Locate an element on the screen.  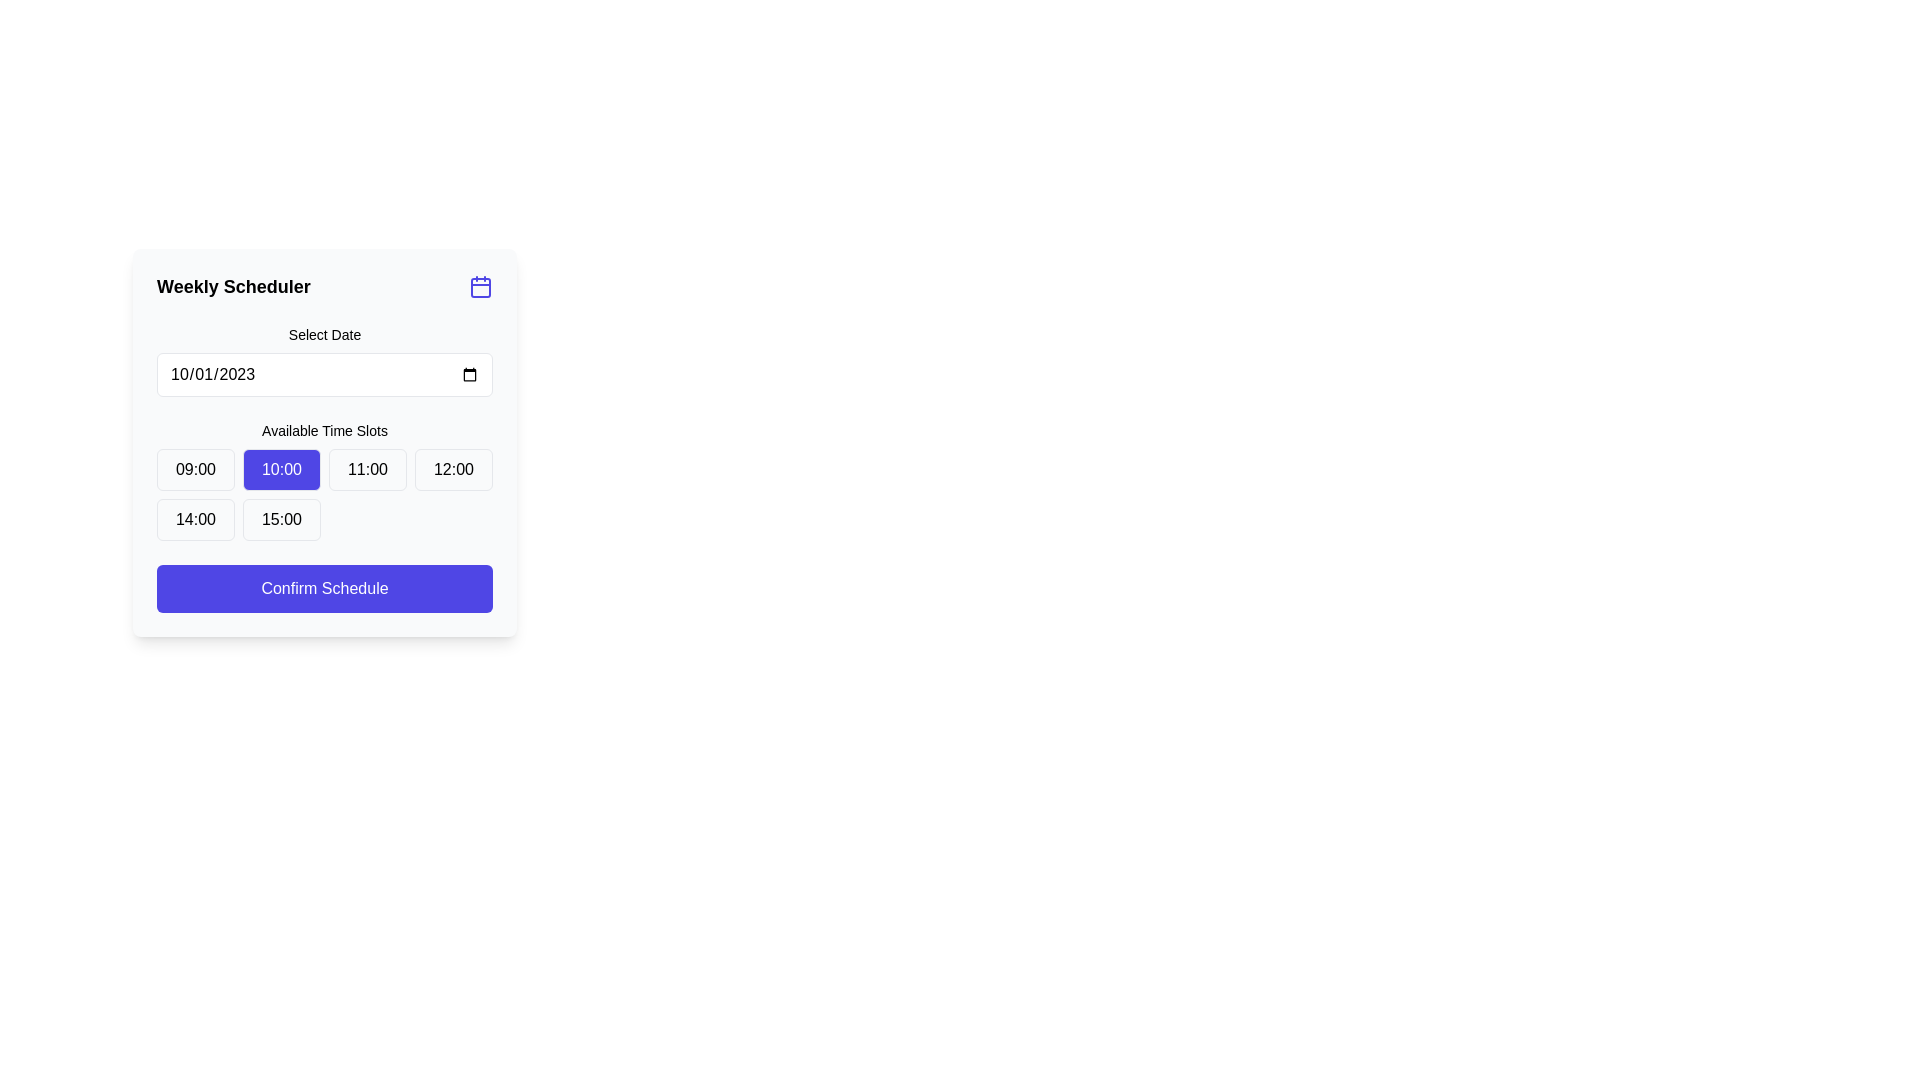
the rounded rectangular button labeled '15:00' in the second row, second column of the grid is located at coordinates (281, 519).